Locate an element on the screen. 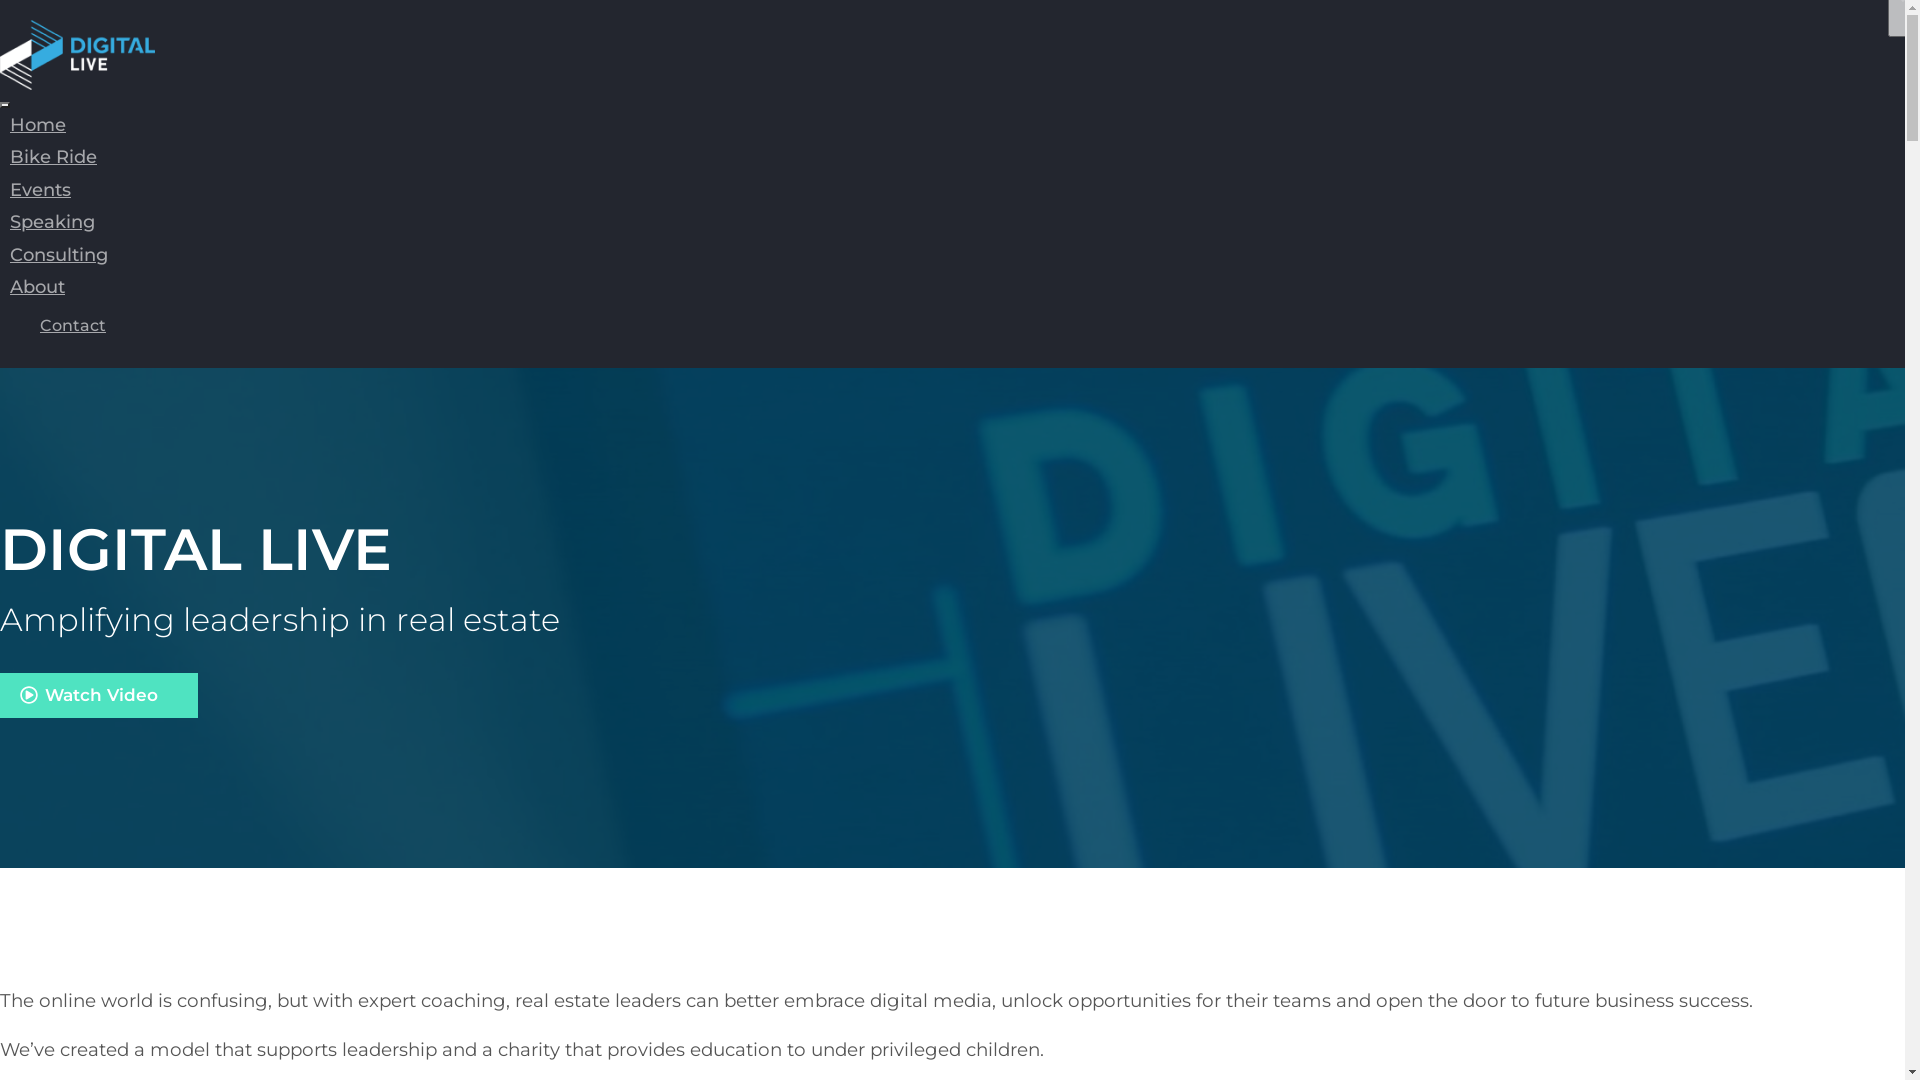 Image resolution: width=1920 pixels, height=1080 pixels. 'About' is located at coordinates (0, 286).